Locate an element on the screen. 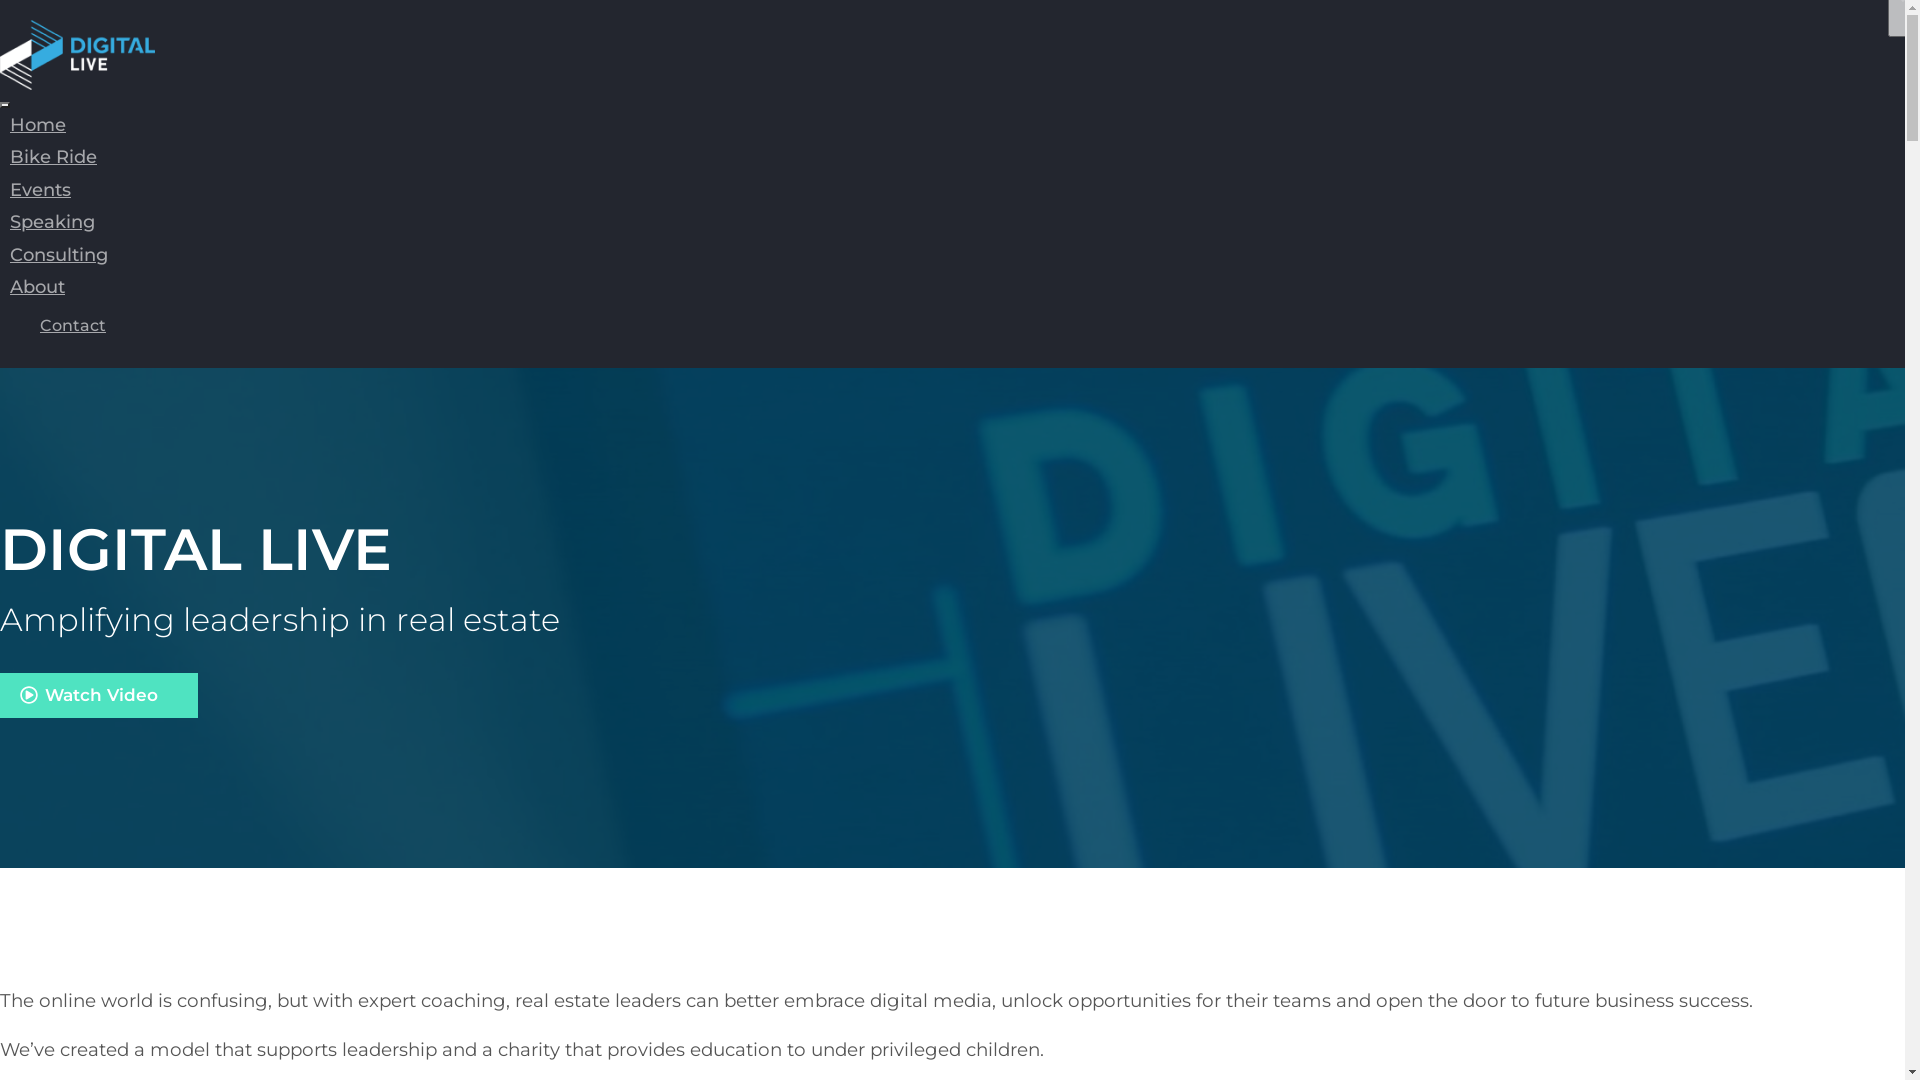 Image resolution: width=1920 pixels, height=1080 pixels. 'About' is located at coordinates (0, 286).